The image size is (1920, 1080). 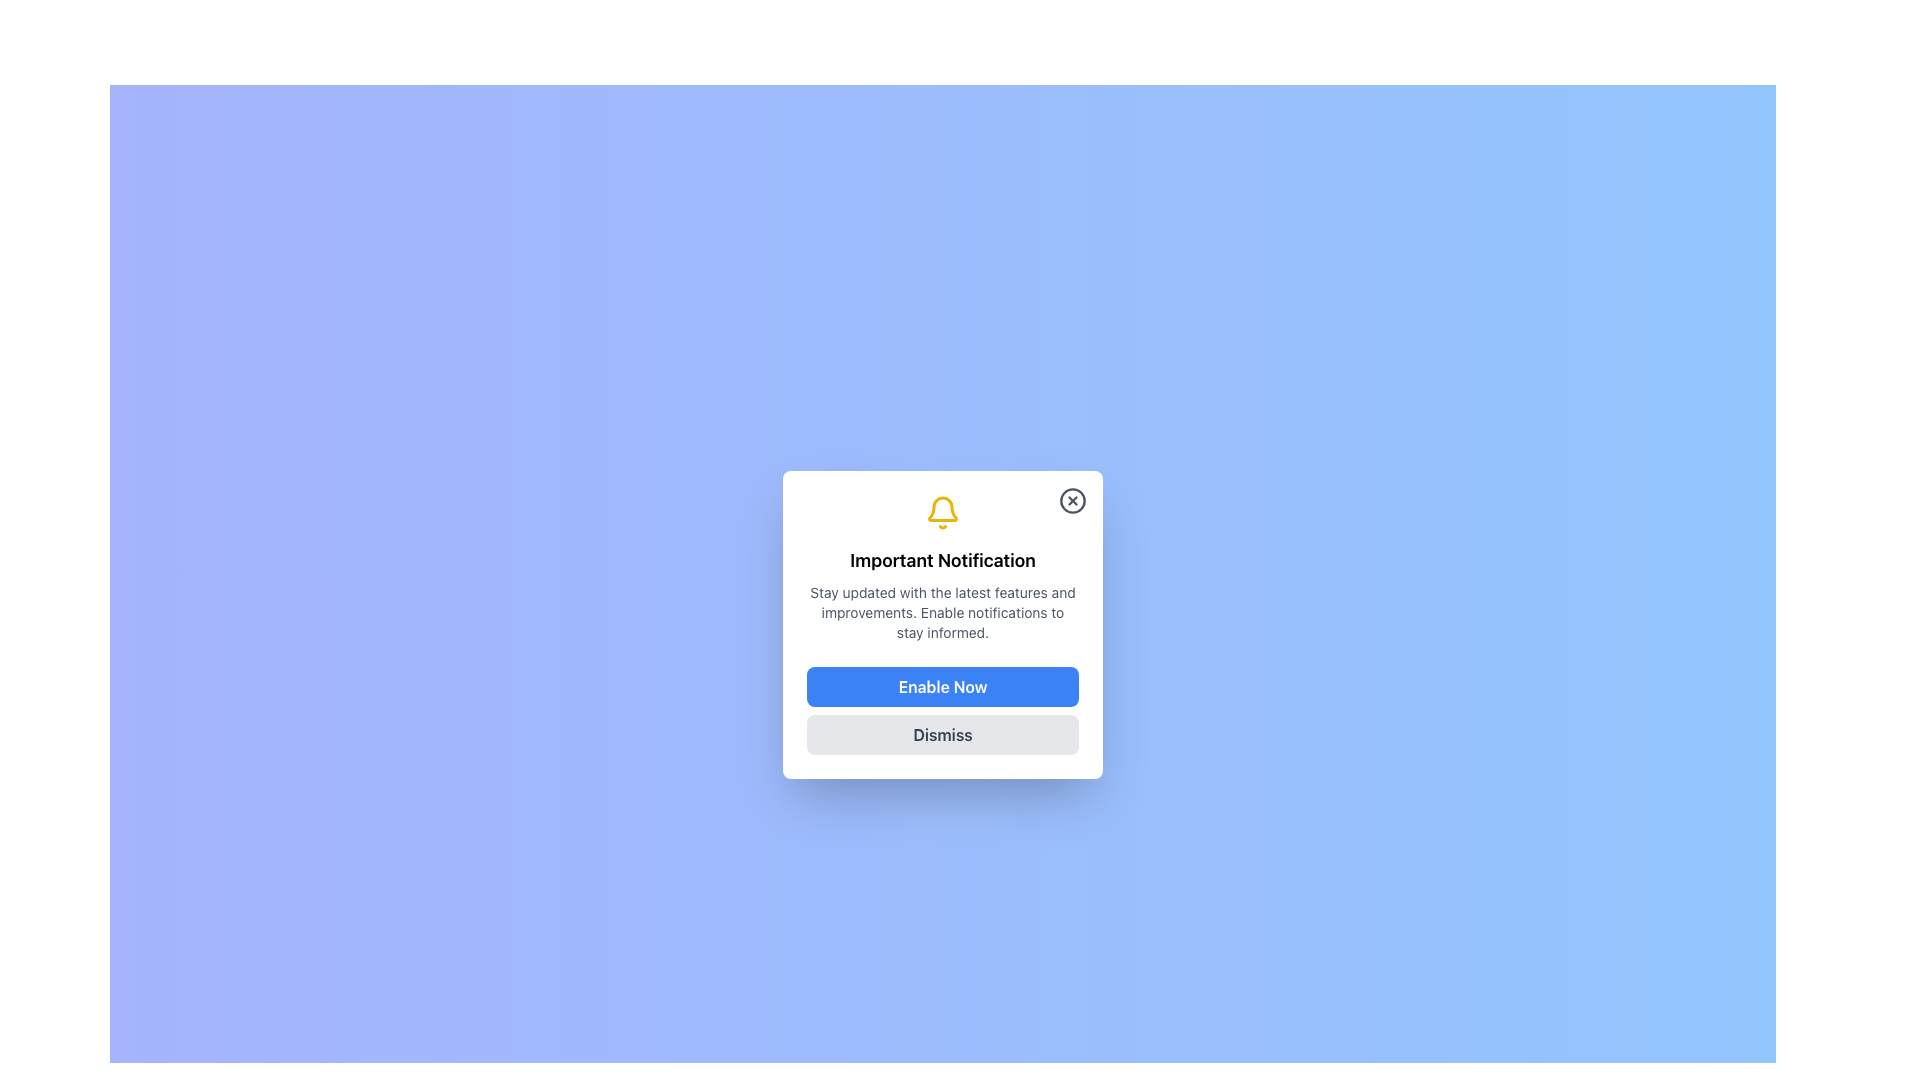 What do you see at coordinates (941, 612) in the screenshot?
I see `the static text urging the user to enable notifications, which is positioned below the 'Important Notification' title and above the 'Enable Now' and 'Dismiss' buttons` at bounding box center [941, 612].